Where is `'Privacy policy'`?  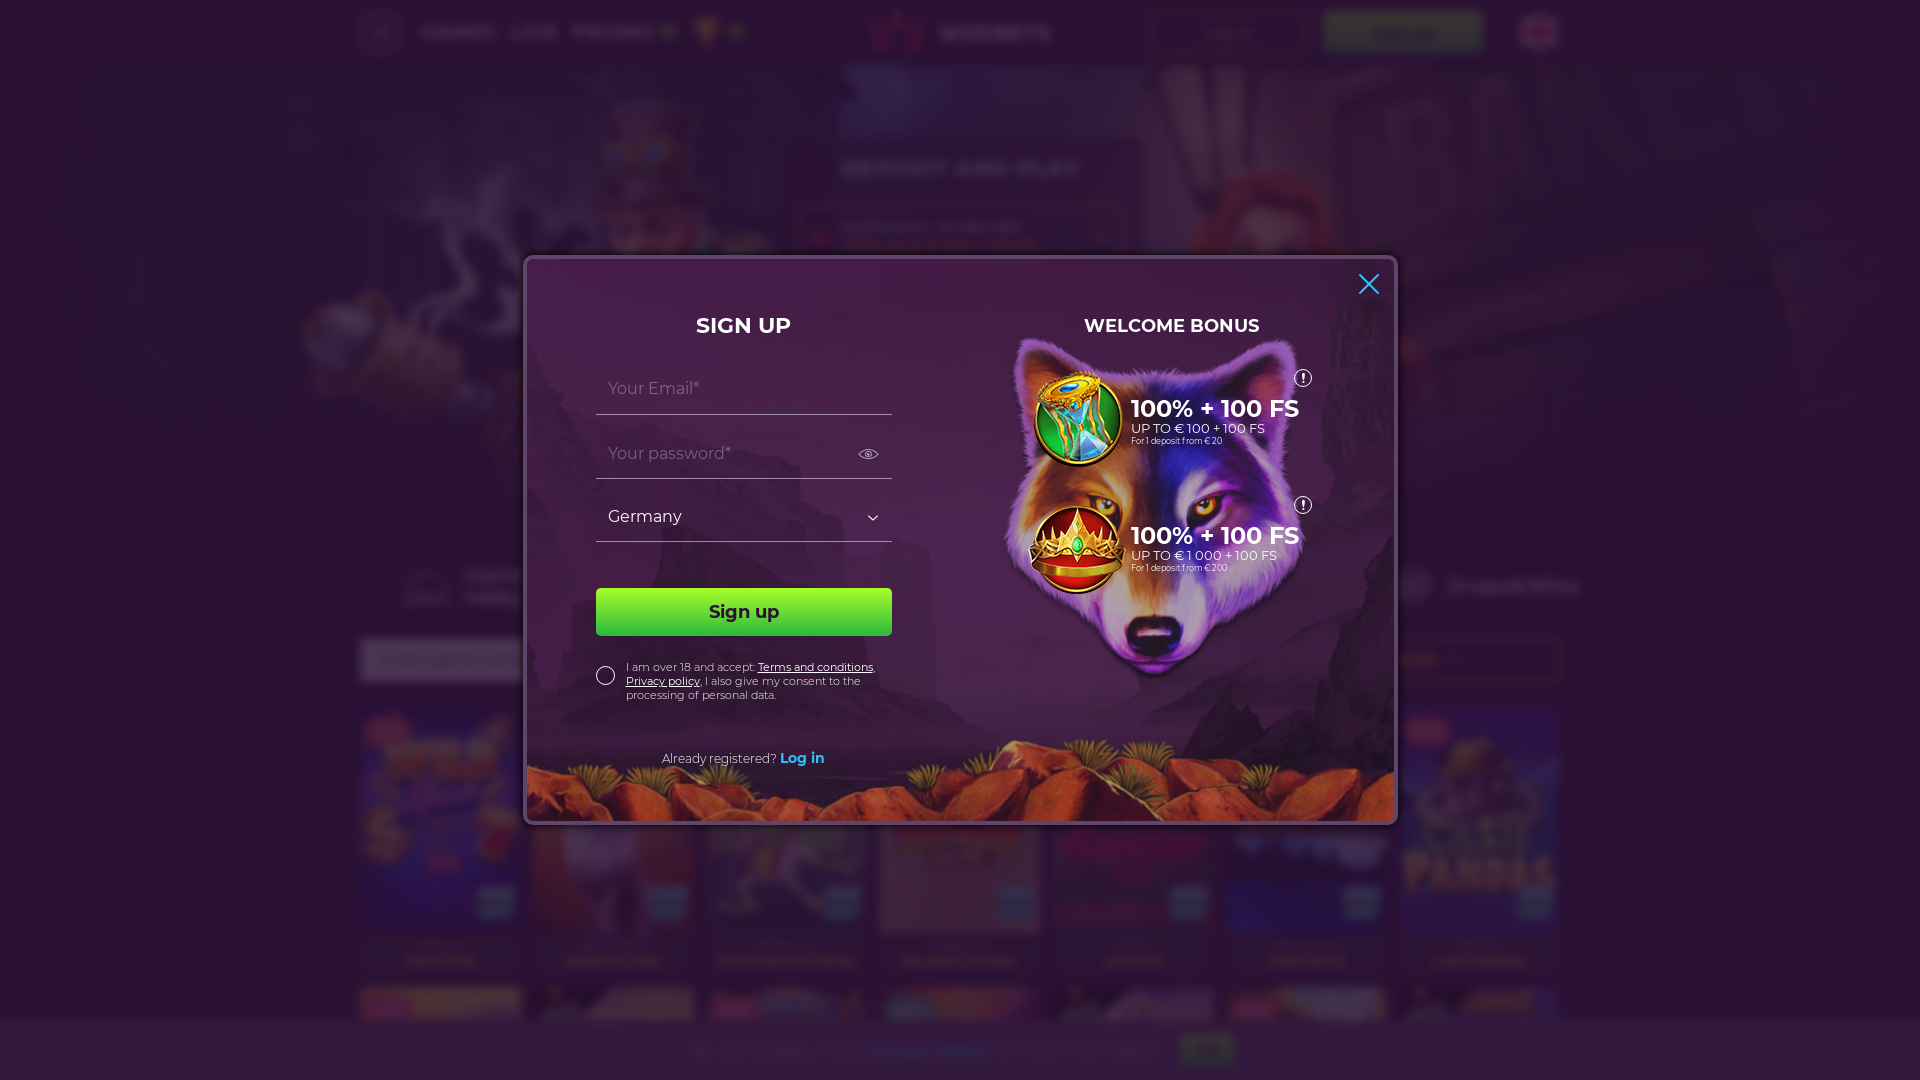
'Privacy policy' is located at coordinates (662, 680).